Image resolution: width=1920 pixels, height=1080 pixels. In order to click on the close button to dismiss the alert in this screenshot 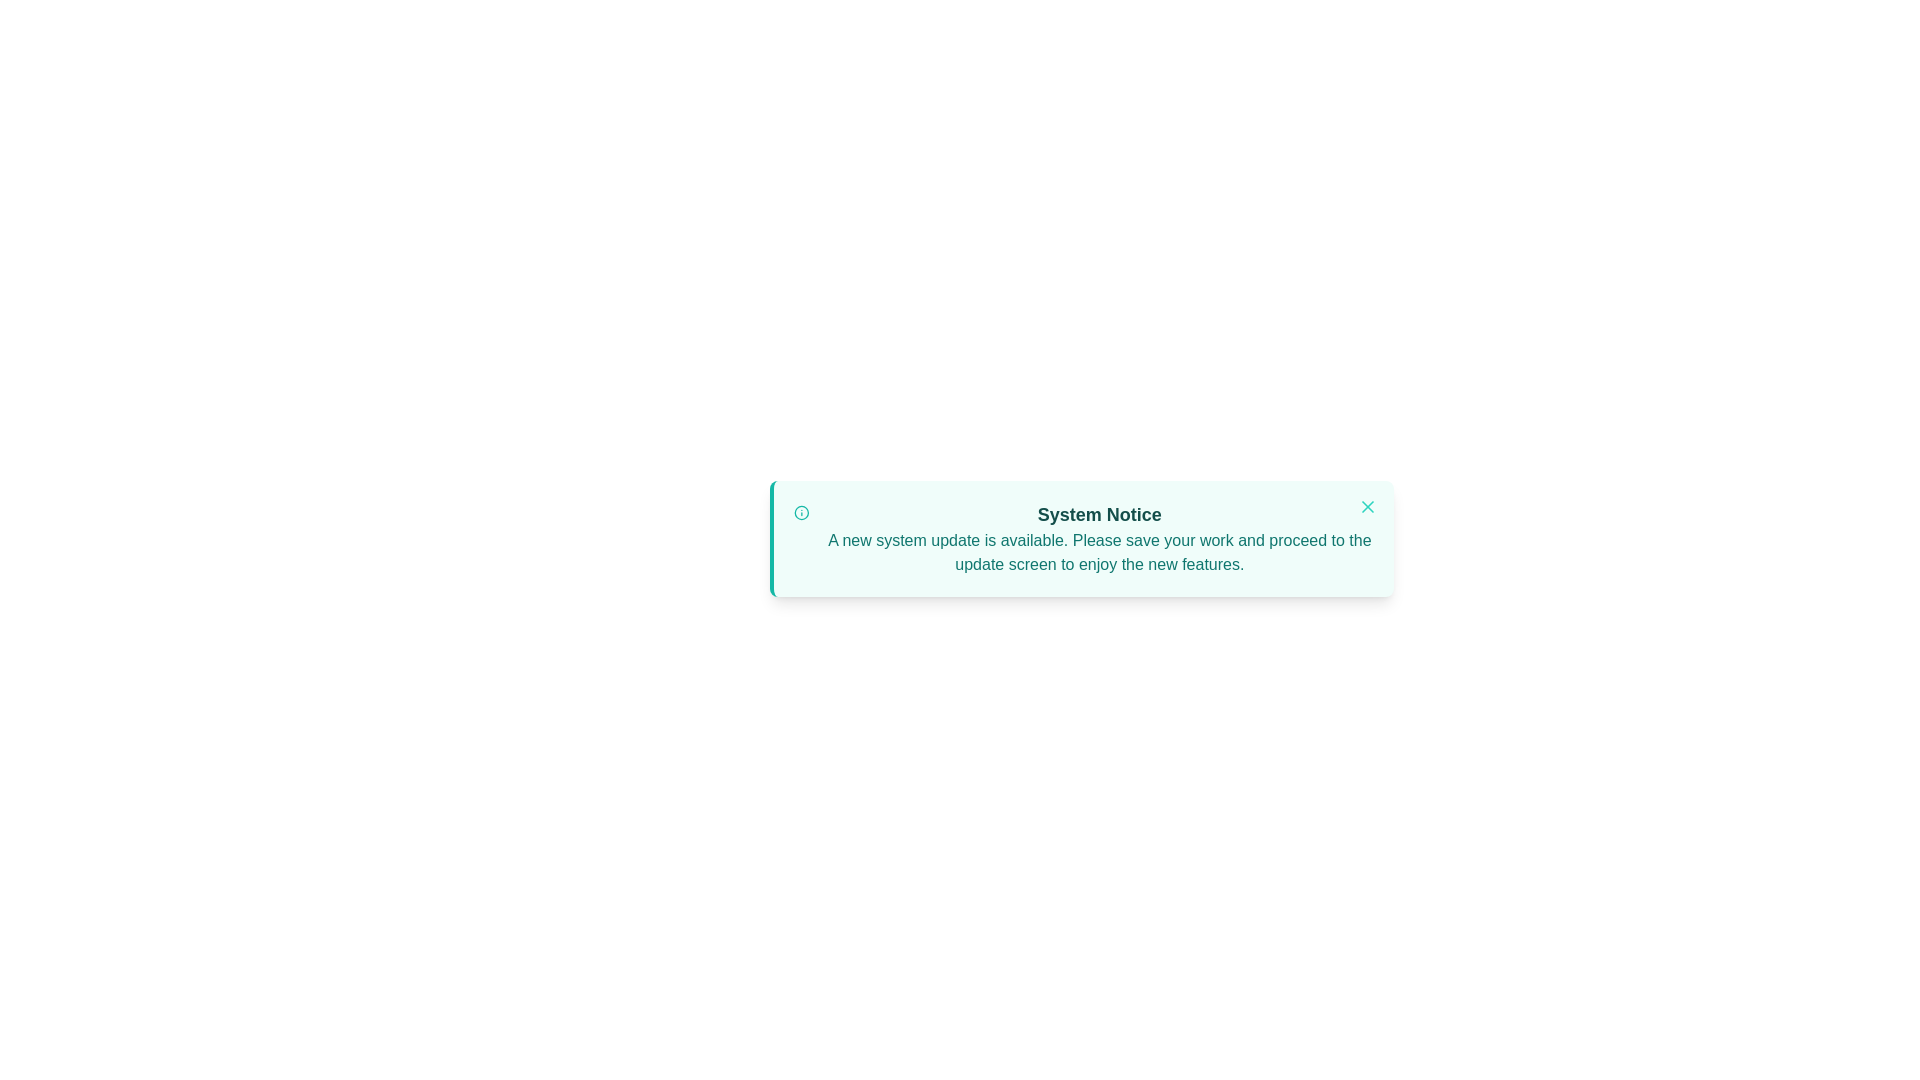, I will do `click(1367, 505)`.